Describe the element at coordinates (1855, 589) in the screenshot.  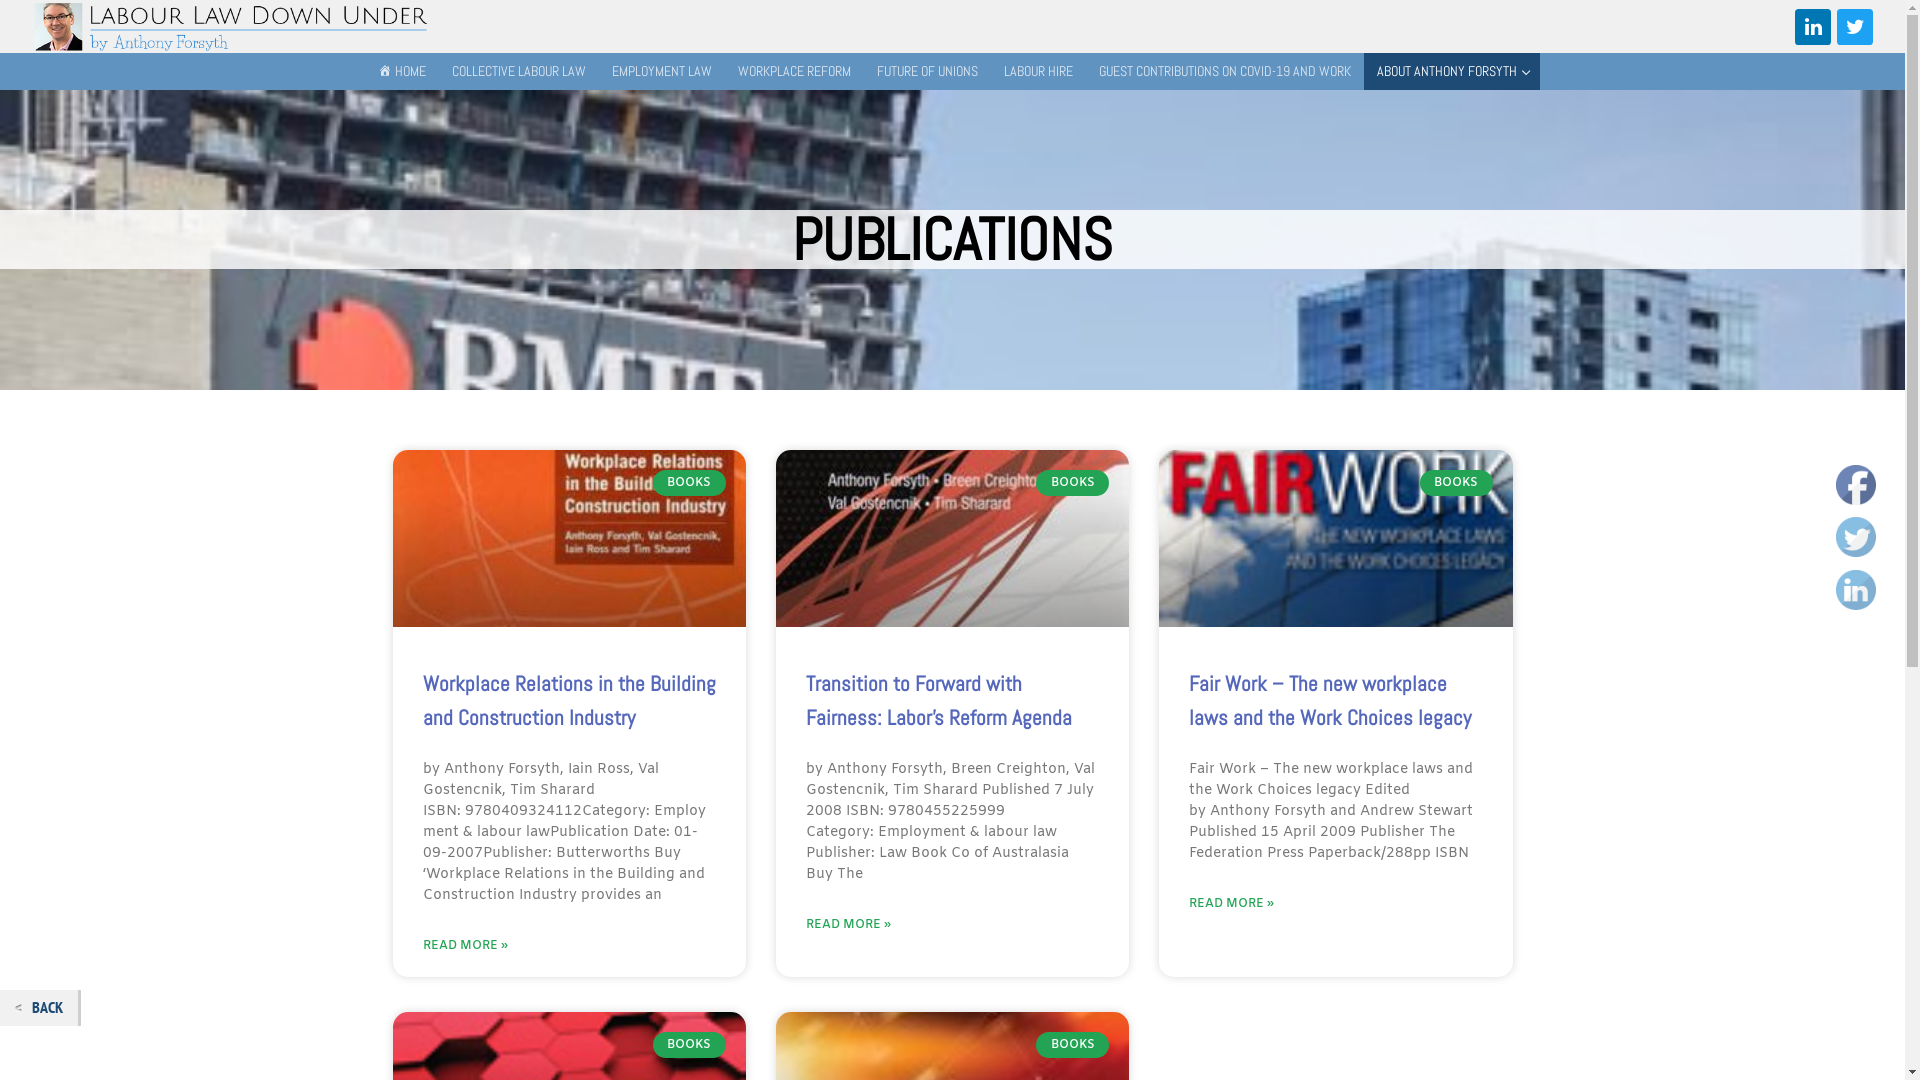
I see `'LinkedIn'` at that location.